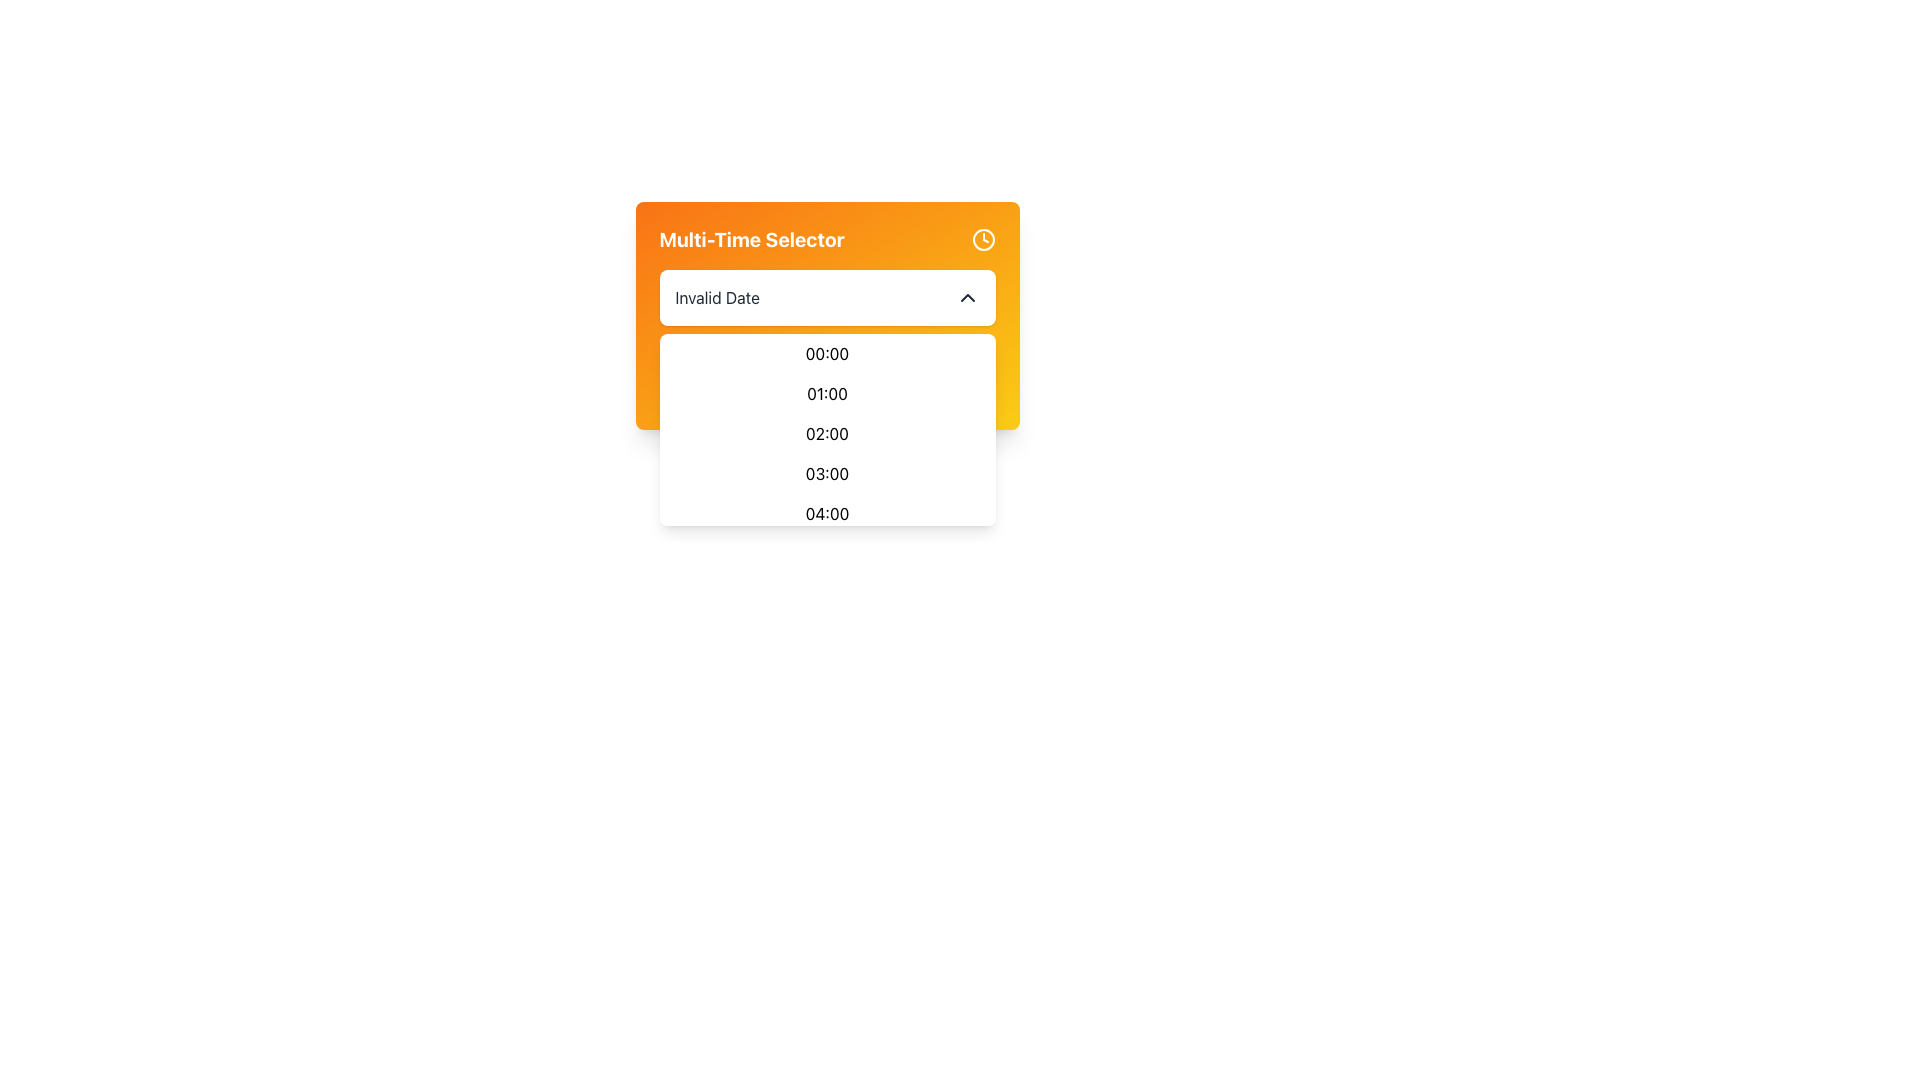 Image resolution: width=1920 pixels, height=1080 pixels. What do you see at coordinates (717, 297) in the screenshot?
I see `the Text label displaying 'Invalid Date', which indicates an invalid selection or date input` at bounding box center [717, 297].